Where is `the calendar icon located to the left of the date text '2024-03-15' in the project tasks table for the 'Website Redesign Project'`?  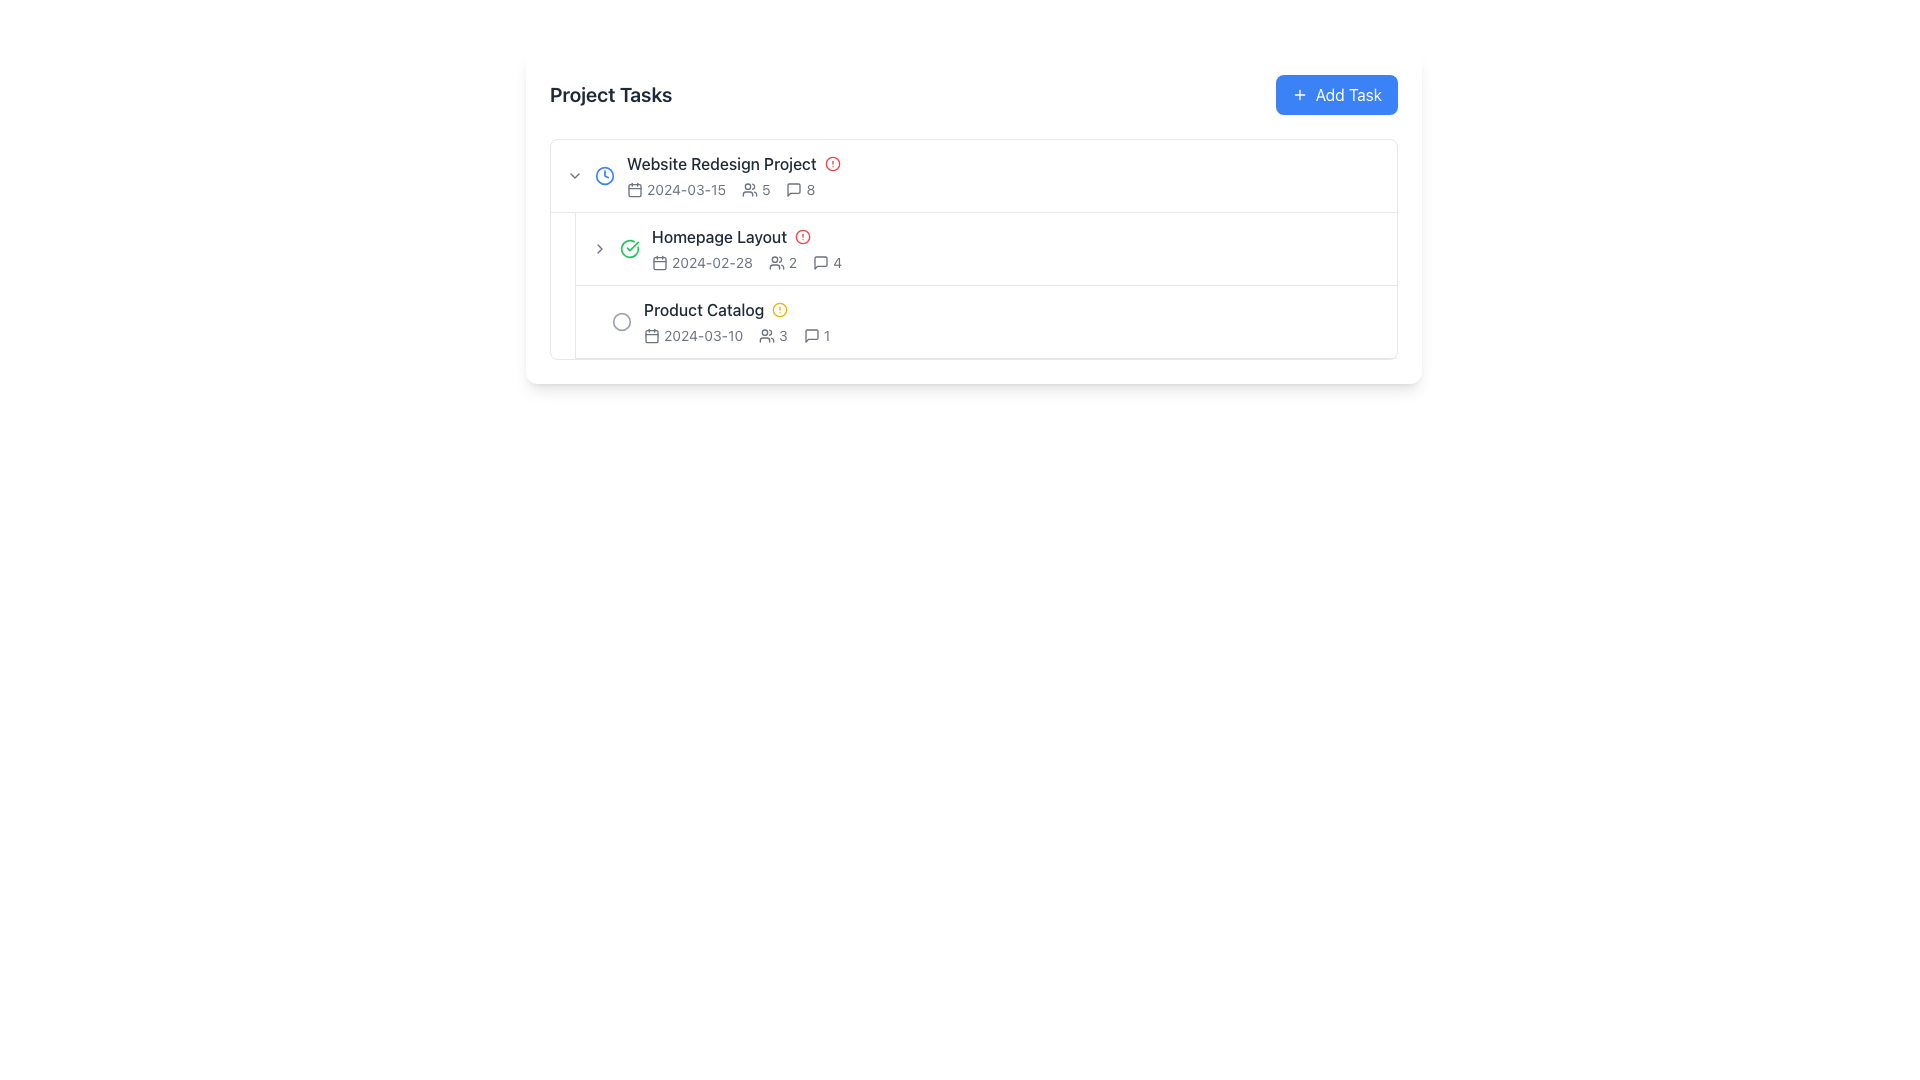 the calendar icon located to the left of the date text '2024-03-15' in the project tasks table for the 'Website Redesign Project' is located at coordinates (633, 189).